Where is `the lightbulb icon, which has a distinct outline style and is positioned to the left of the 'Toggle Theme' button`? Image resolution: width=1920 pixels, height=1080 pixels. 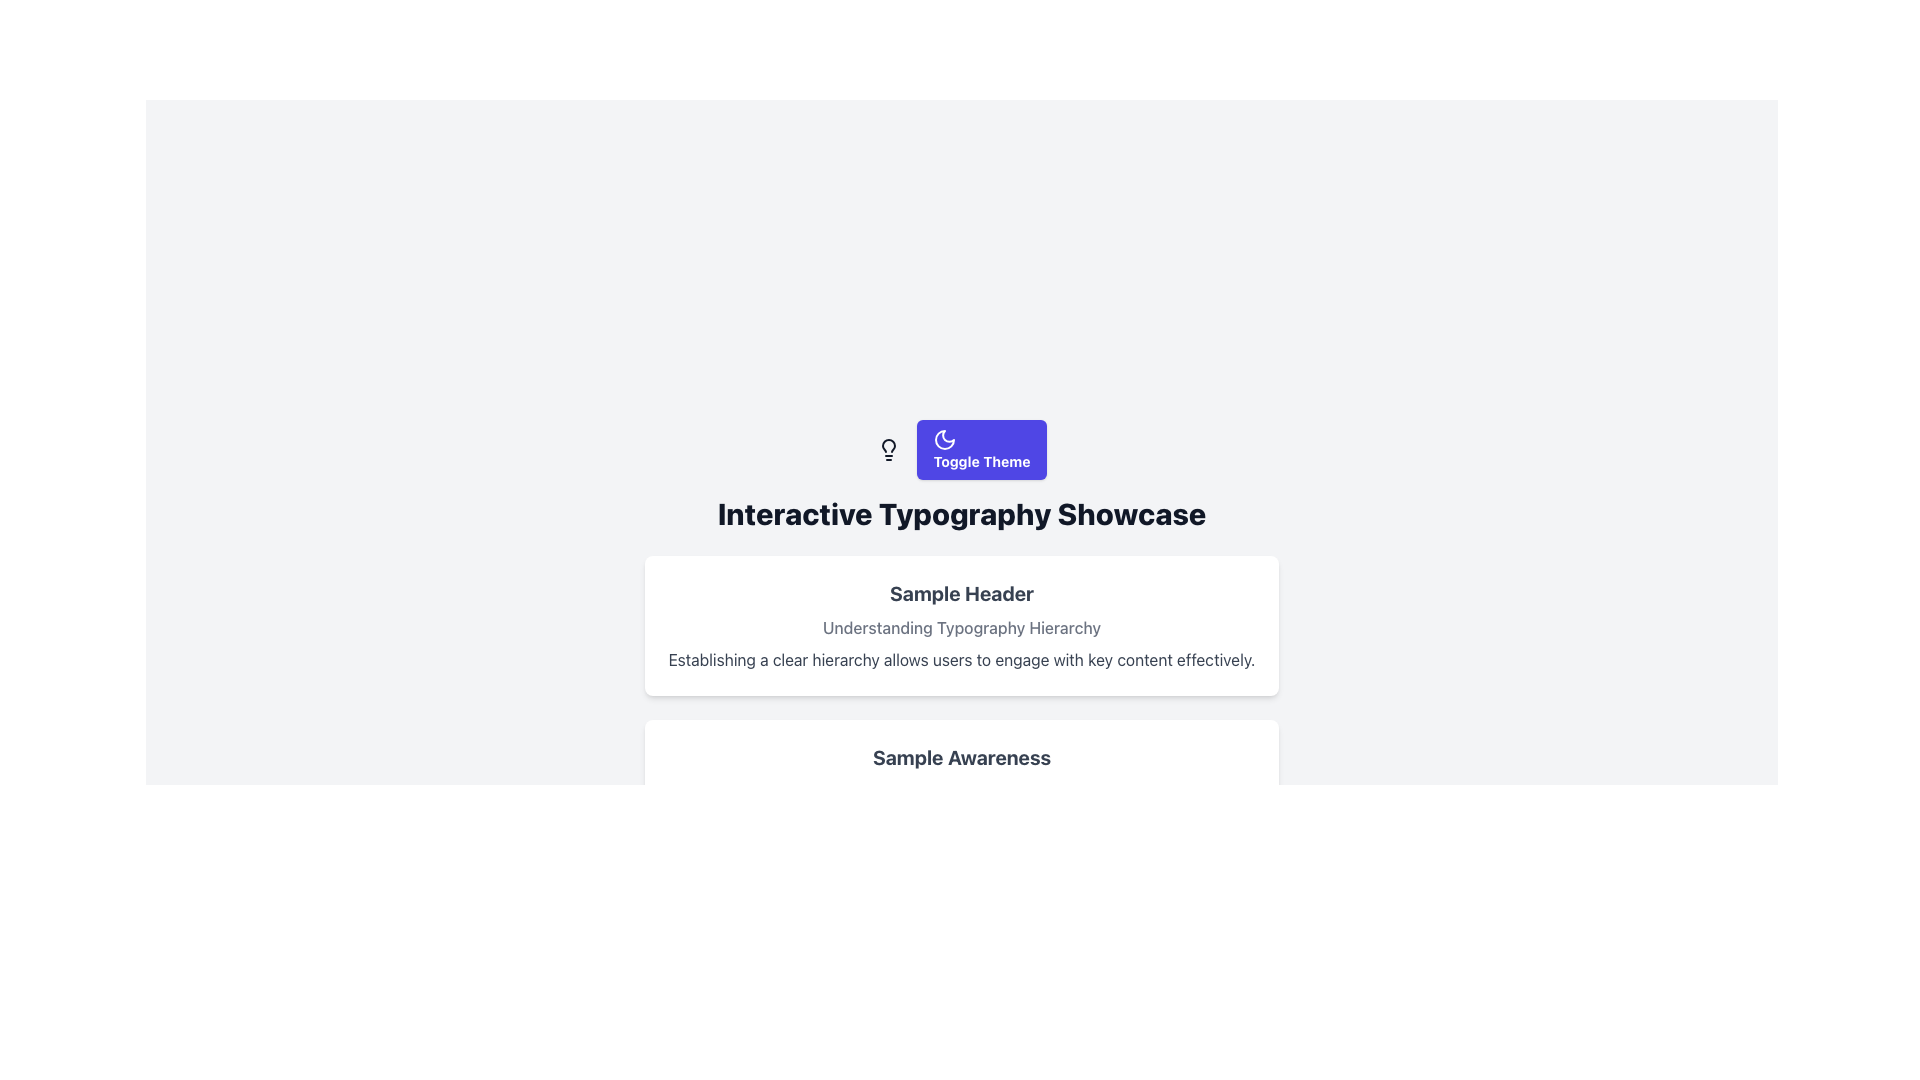 the lightbulb icon, which has a distinct outline style and is positioned to the left of the 'Toggle Theme' button is located at coordinates (888, 450).